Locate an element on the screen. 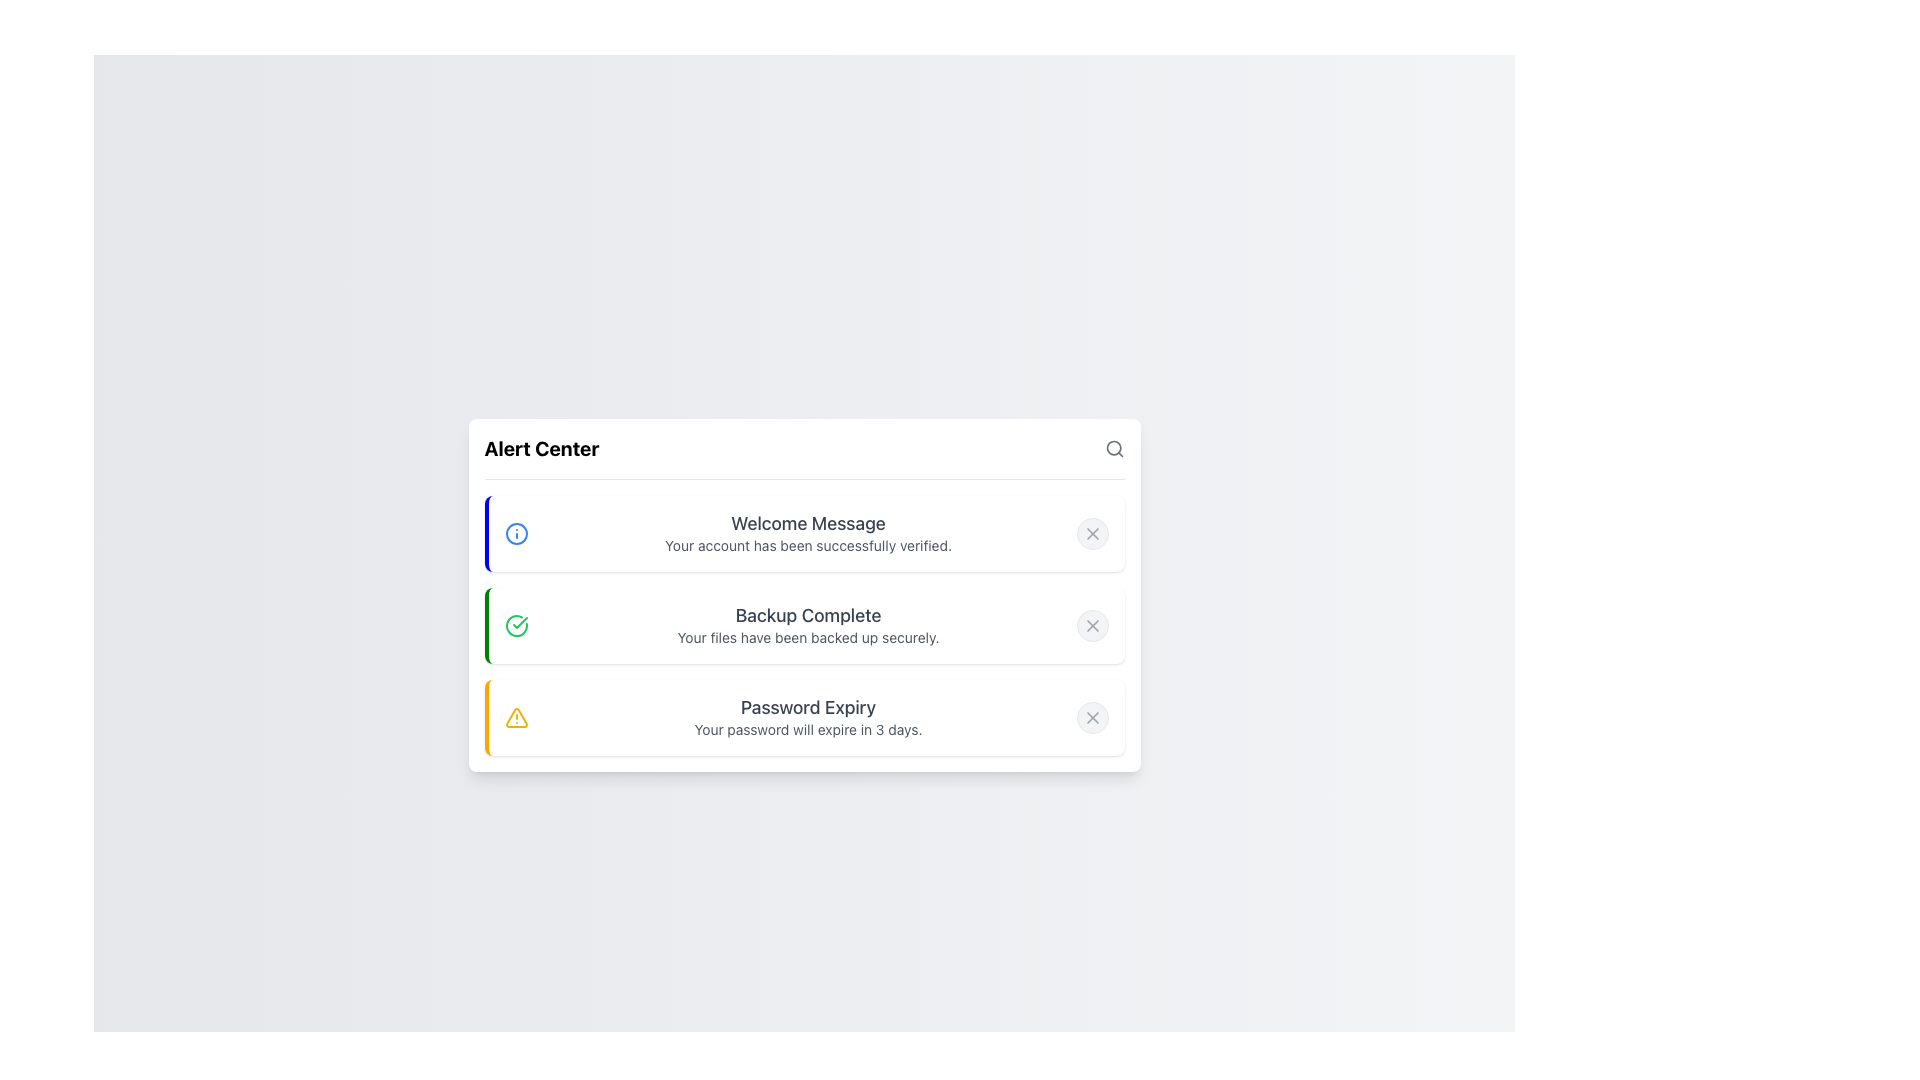 This screenshot has height=1080, width=1920. the circular part of the SVG search icon located at the top-right corner of the 'Alert Center' card is located at coordinates (1112, 446).